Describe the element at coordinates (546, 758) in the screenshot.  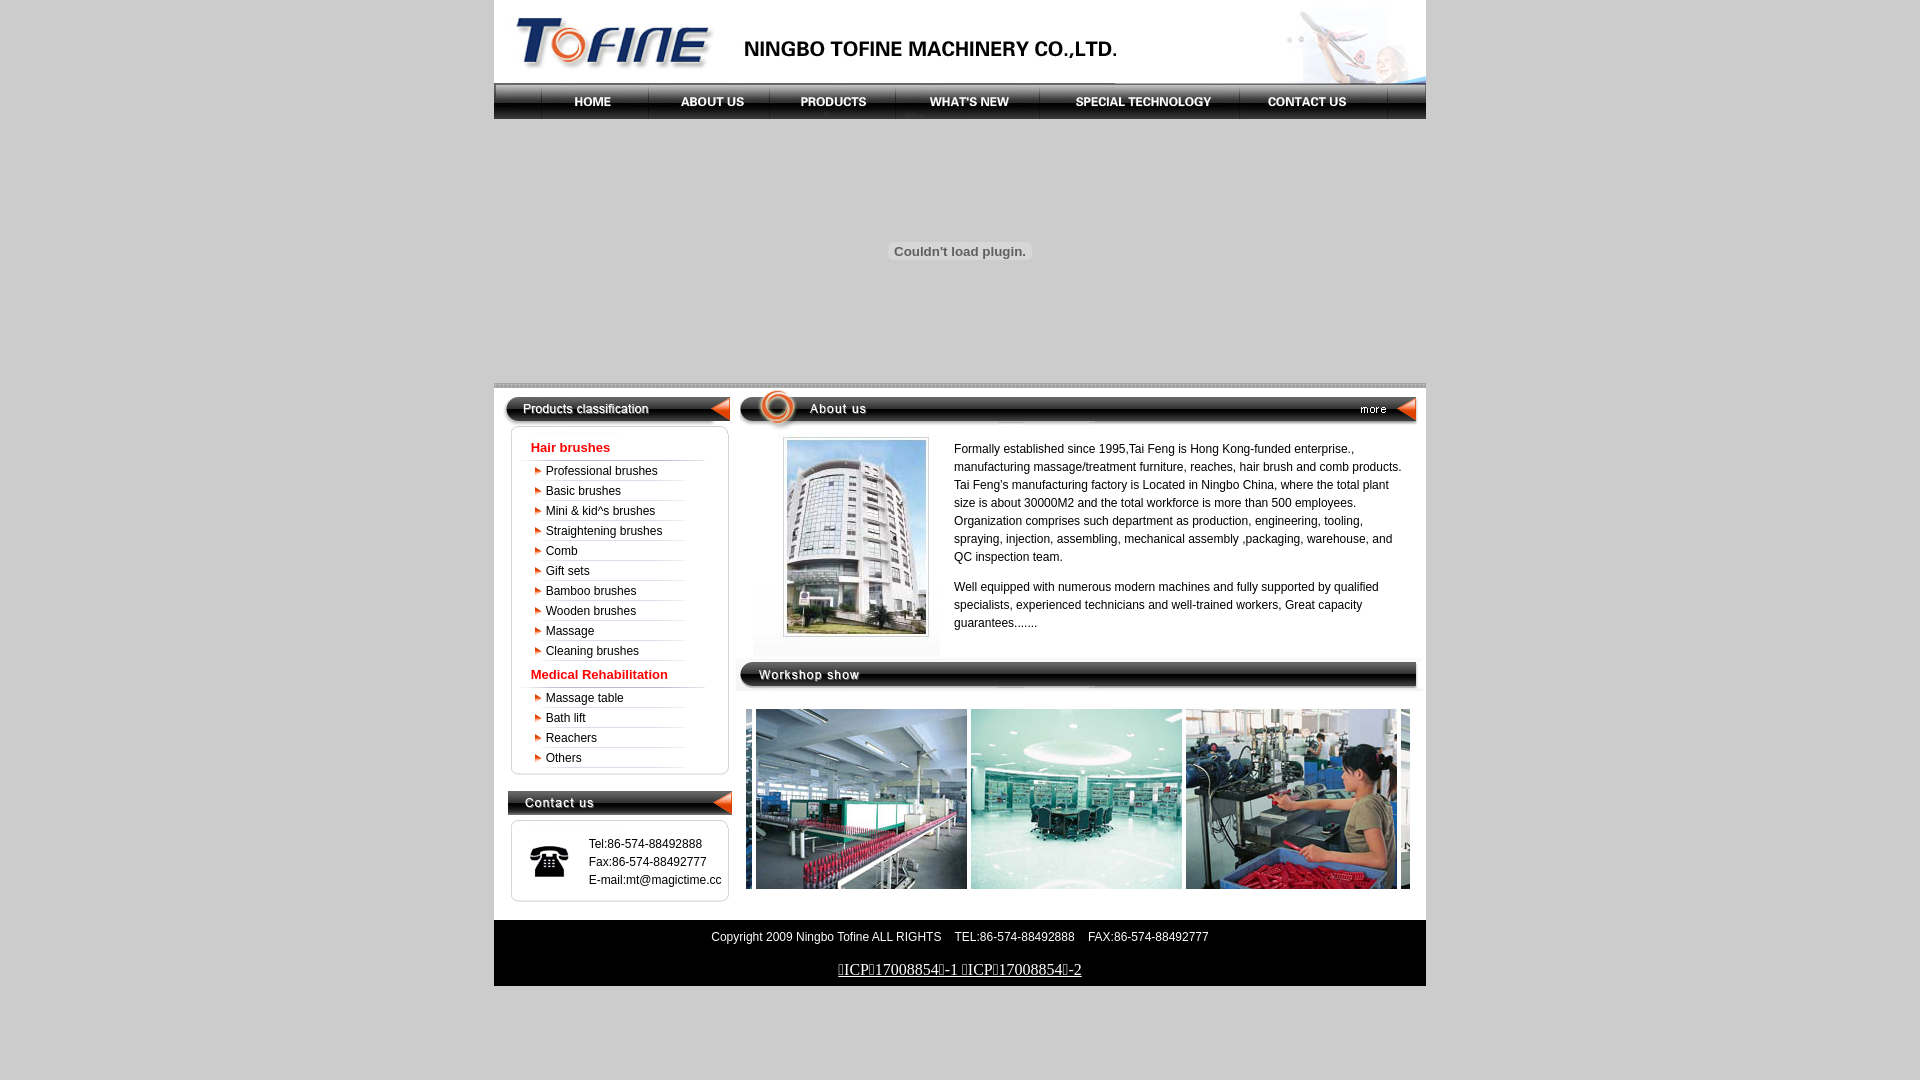
I see `'Others'` at that location.